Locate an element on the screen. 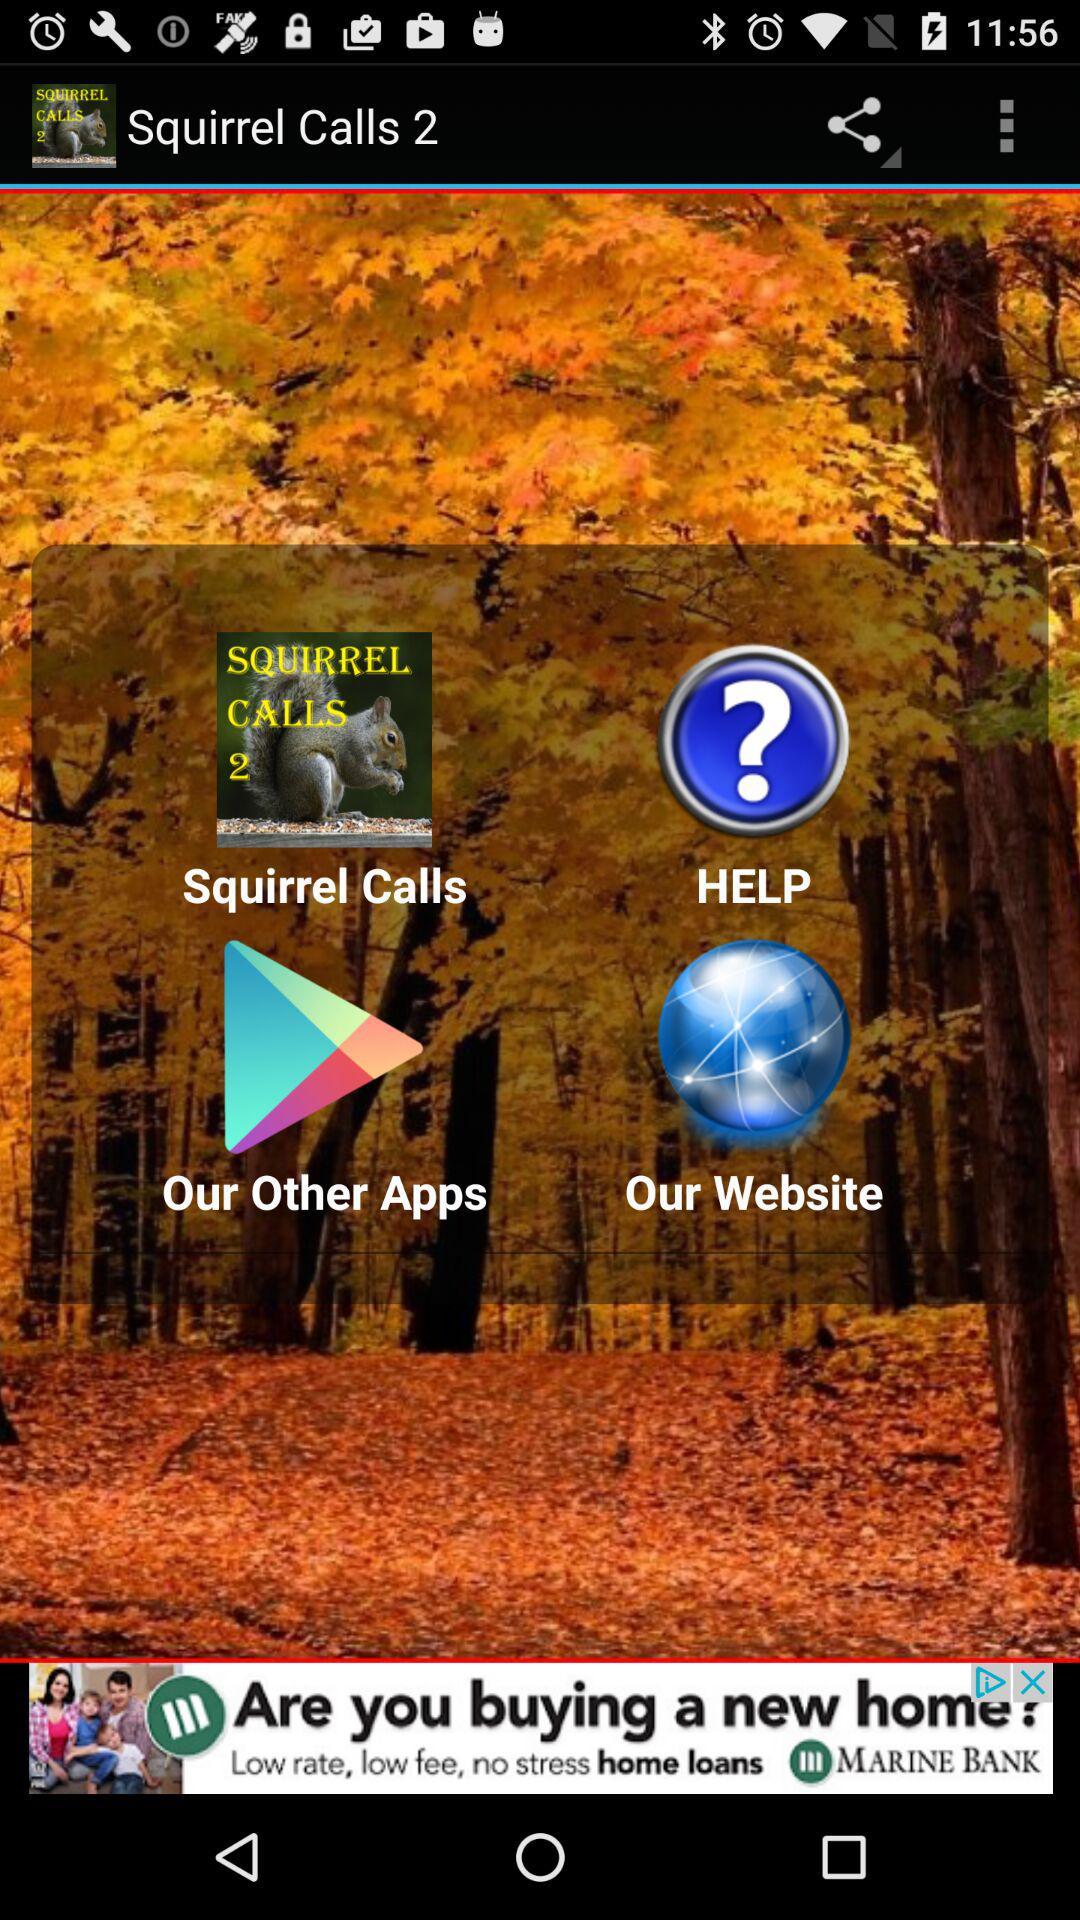  advertising is located at coordinates (540, 1727).